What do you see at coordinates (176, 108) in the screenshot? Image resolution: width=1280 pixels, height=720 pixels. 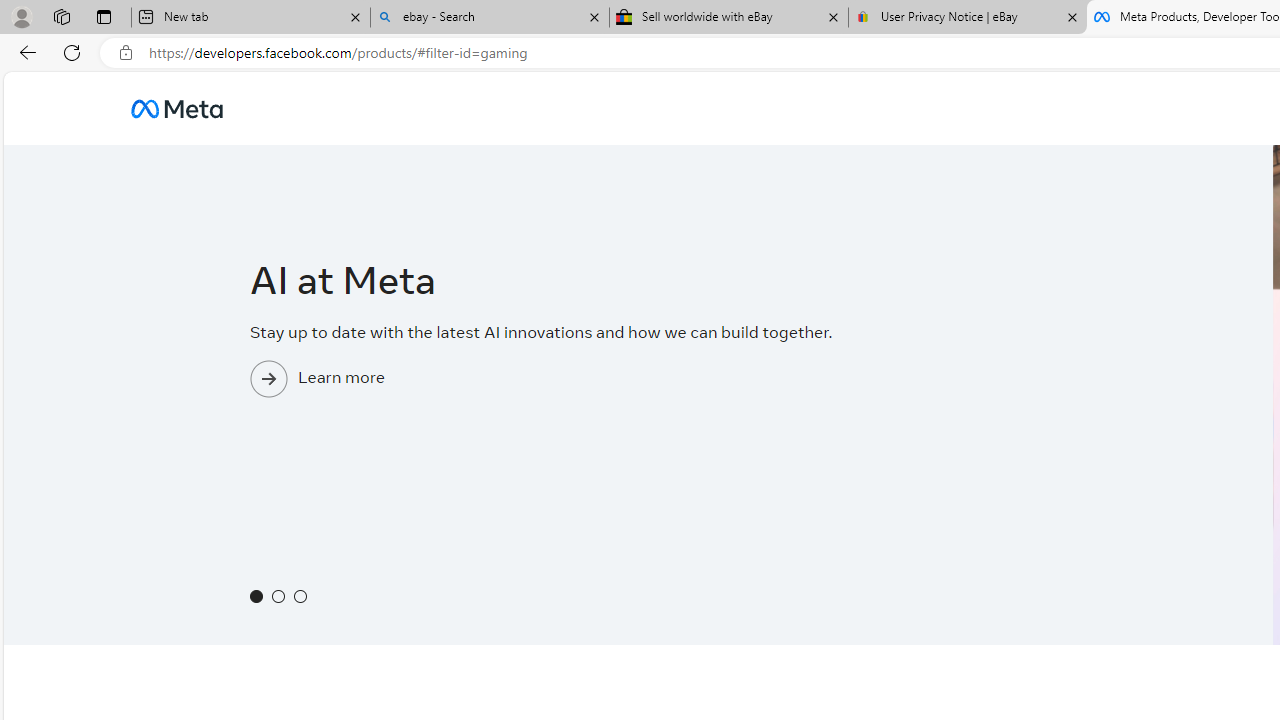 I see `'AutomationID: u_0_3h_wf'` at bounding box center [176, 108].